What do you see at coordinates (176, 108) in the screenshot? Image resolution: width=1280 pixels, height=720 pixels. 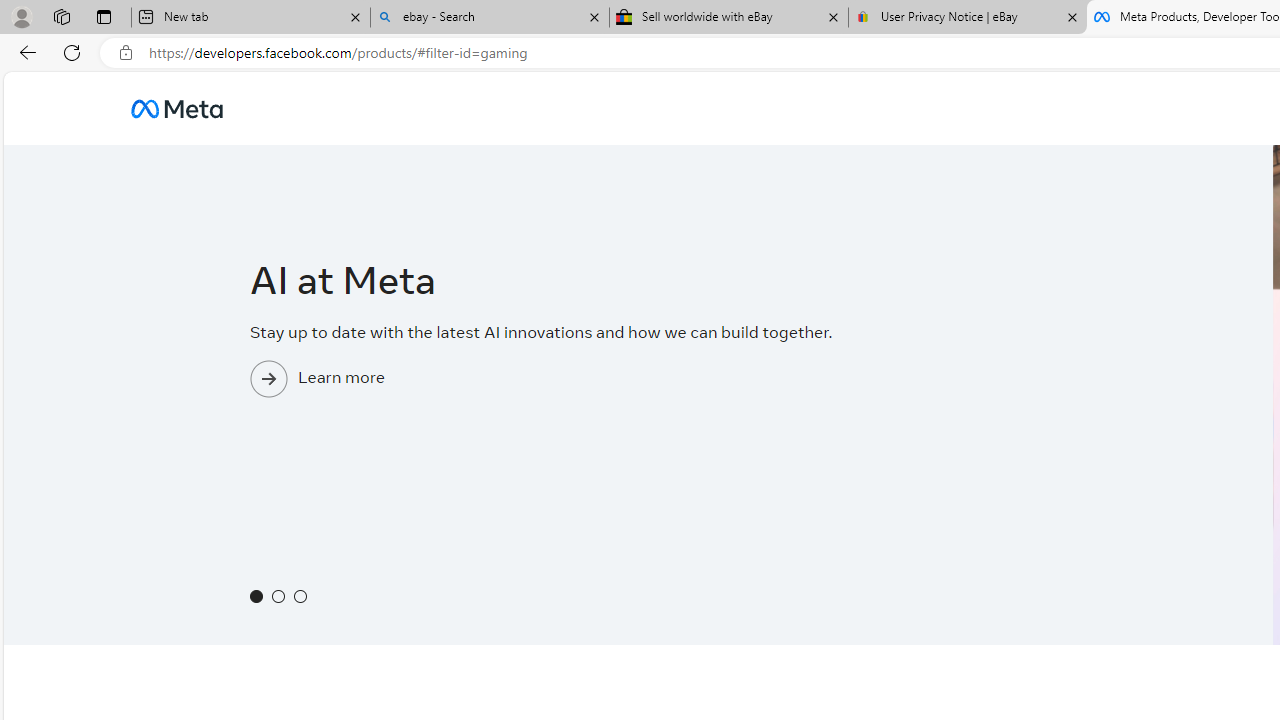 I see `'AutomationID: u_0_3h_wf'` at bounding box center [176, 108].